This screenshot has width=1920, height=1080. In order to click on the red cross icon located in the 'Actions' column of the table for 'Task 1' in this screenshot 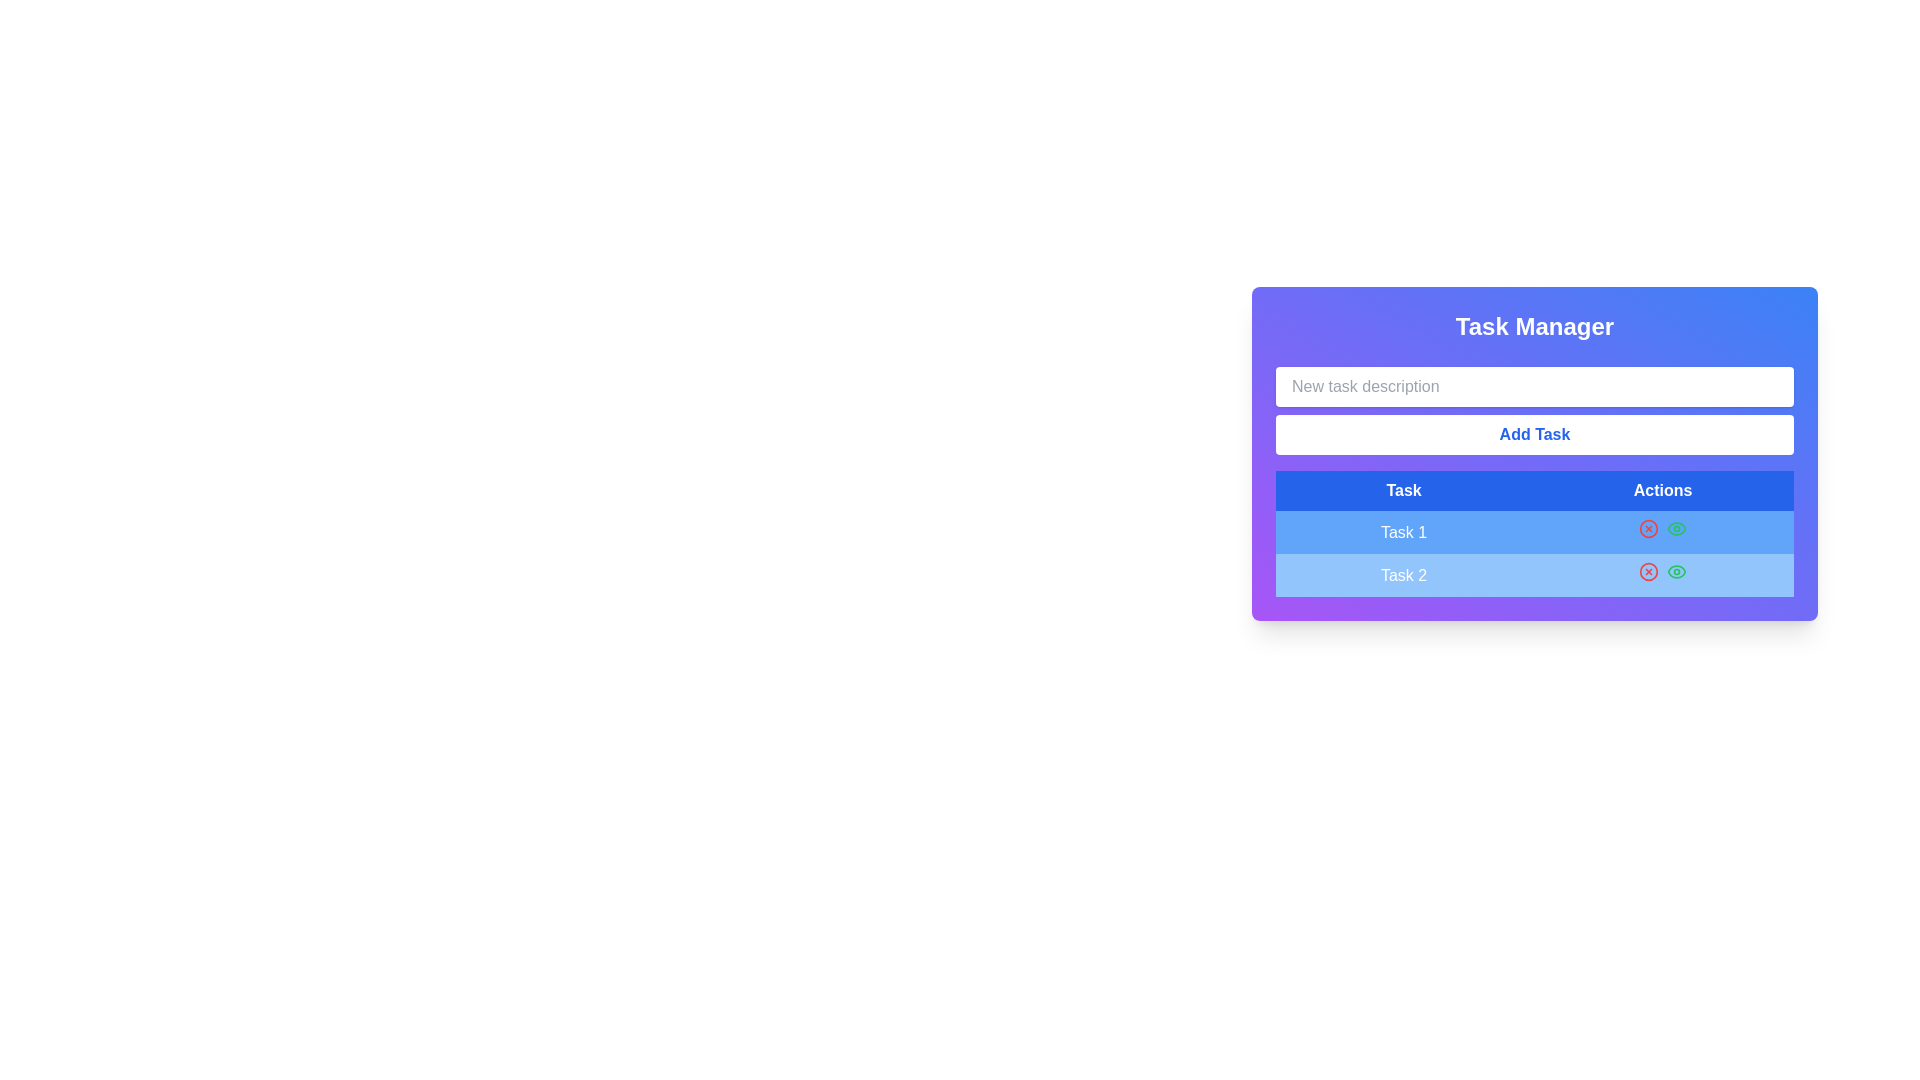, I will do `click(1663, 531)`.